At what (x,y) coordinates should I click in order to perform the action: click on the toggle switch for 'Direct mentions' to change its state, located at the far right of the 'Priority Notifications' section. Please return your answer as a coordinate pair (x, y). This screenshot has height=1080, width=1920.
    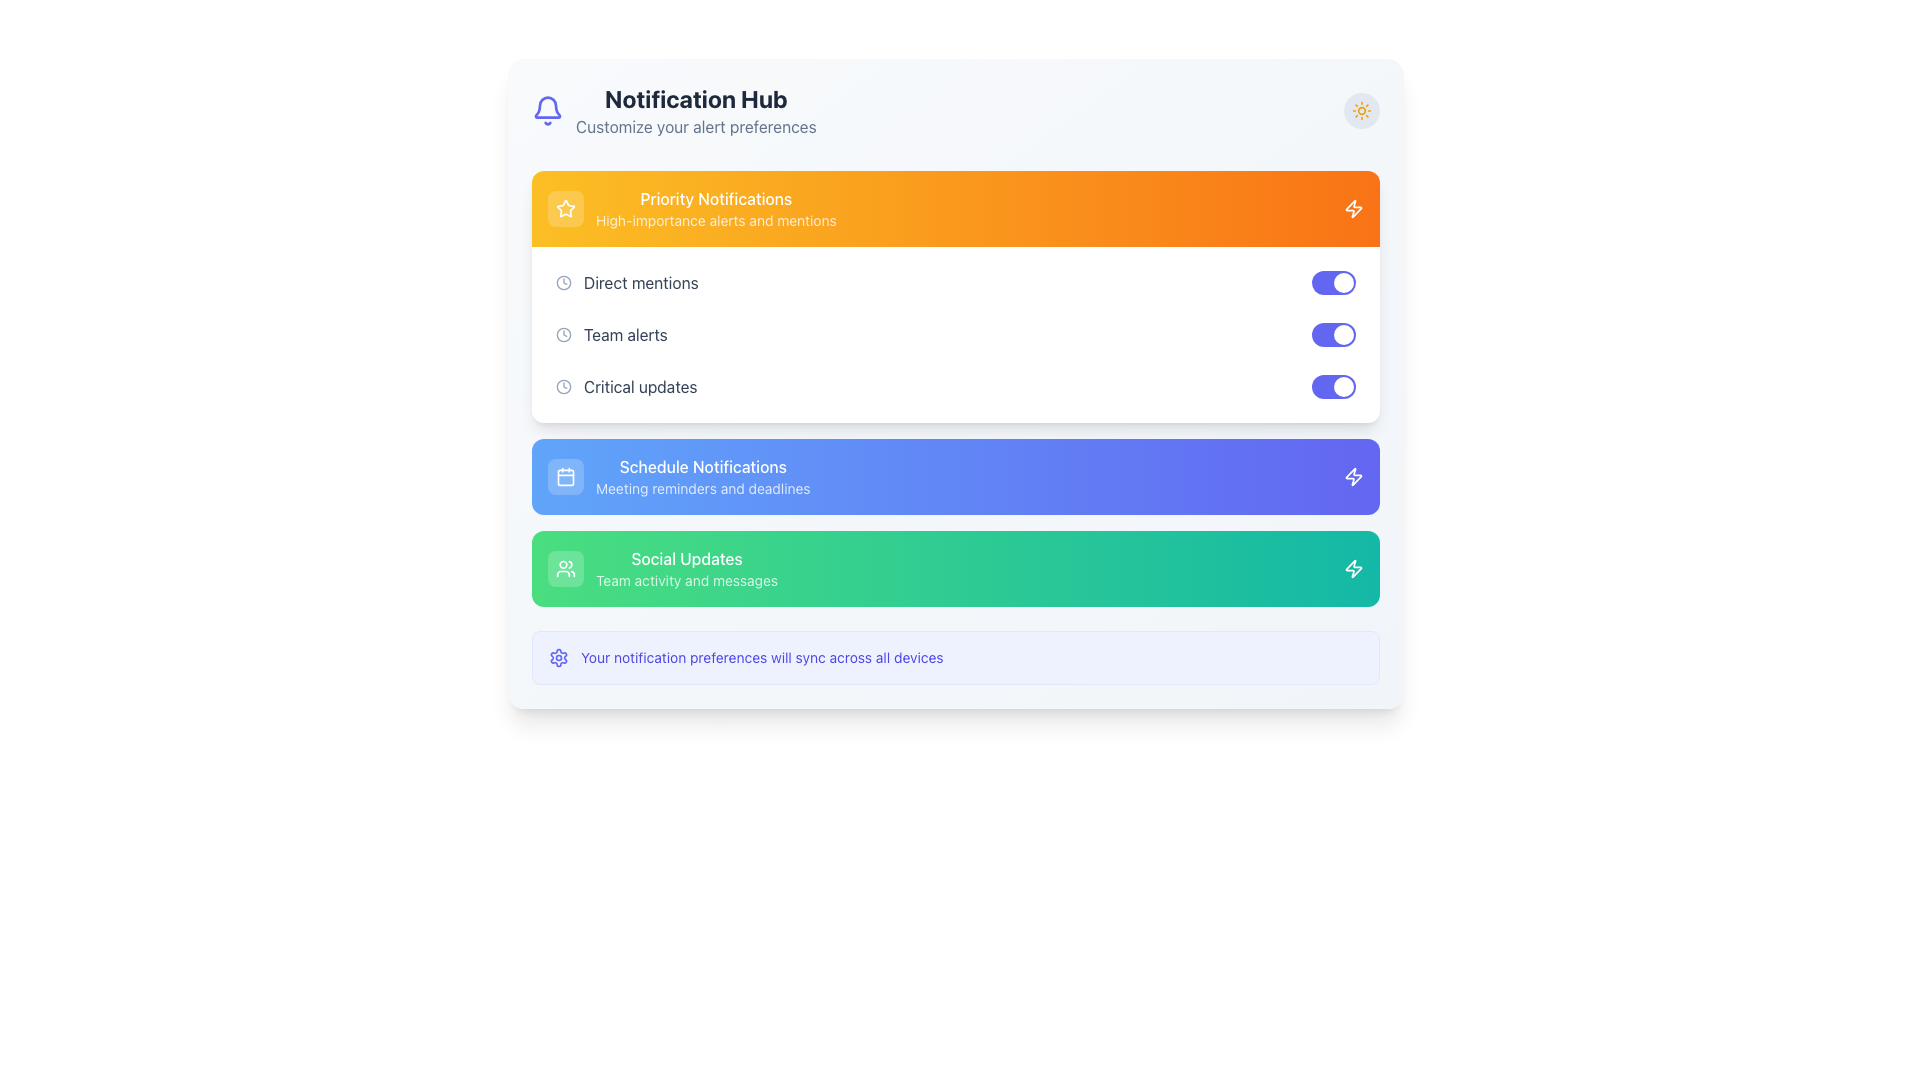
    Looking at the image, I should click on (1334, 282).